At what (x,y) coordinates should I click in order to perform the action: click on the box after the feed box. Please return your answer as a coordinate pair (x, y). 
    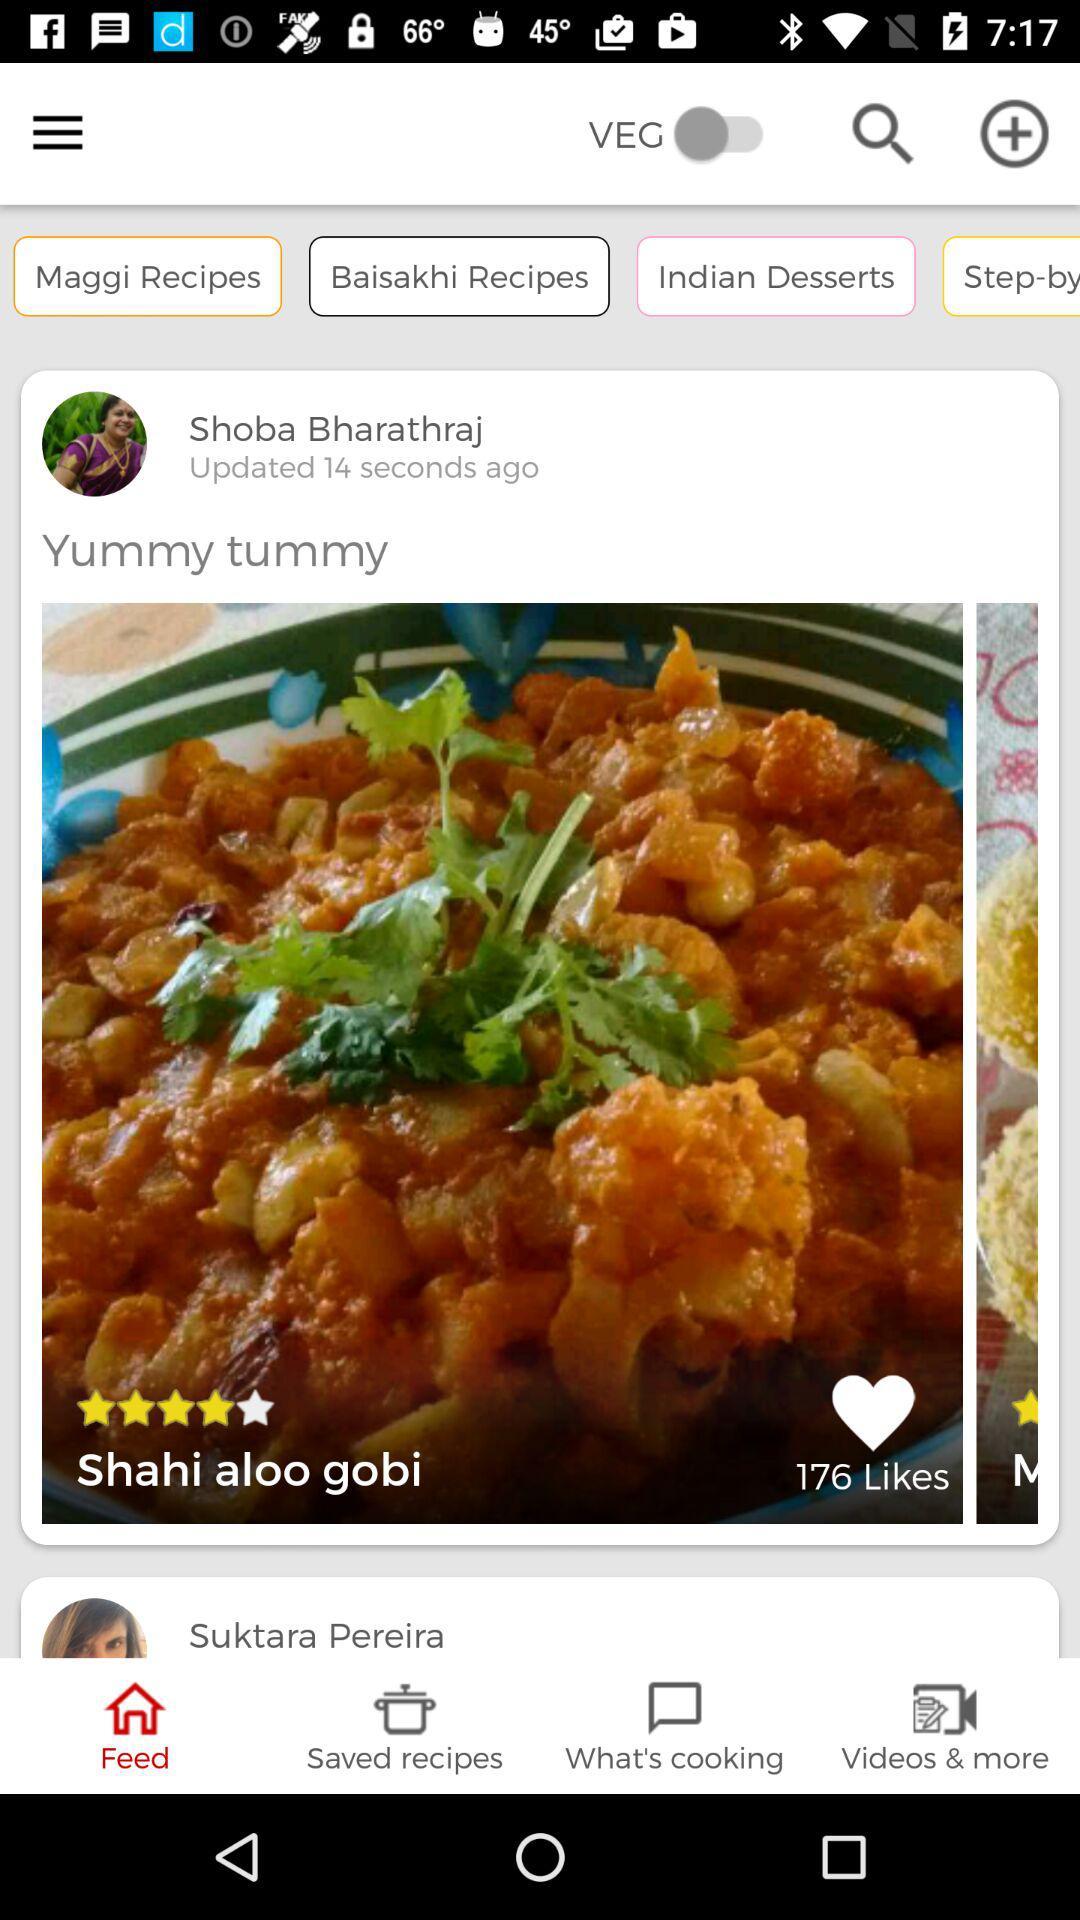
    Looking at the image, I should click on (405, 1725).